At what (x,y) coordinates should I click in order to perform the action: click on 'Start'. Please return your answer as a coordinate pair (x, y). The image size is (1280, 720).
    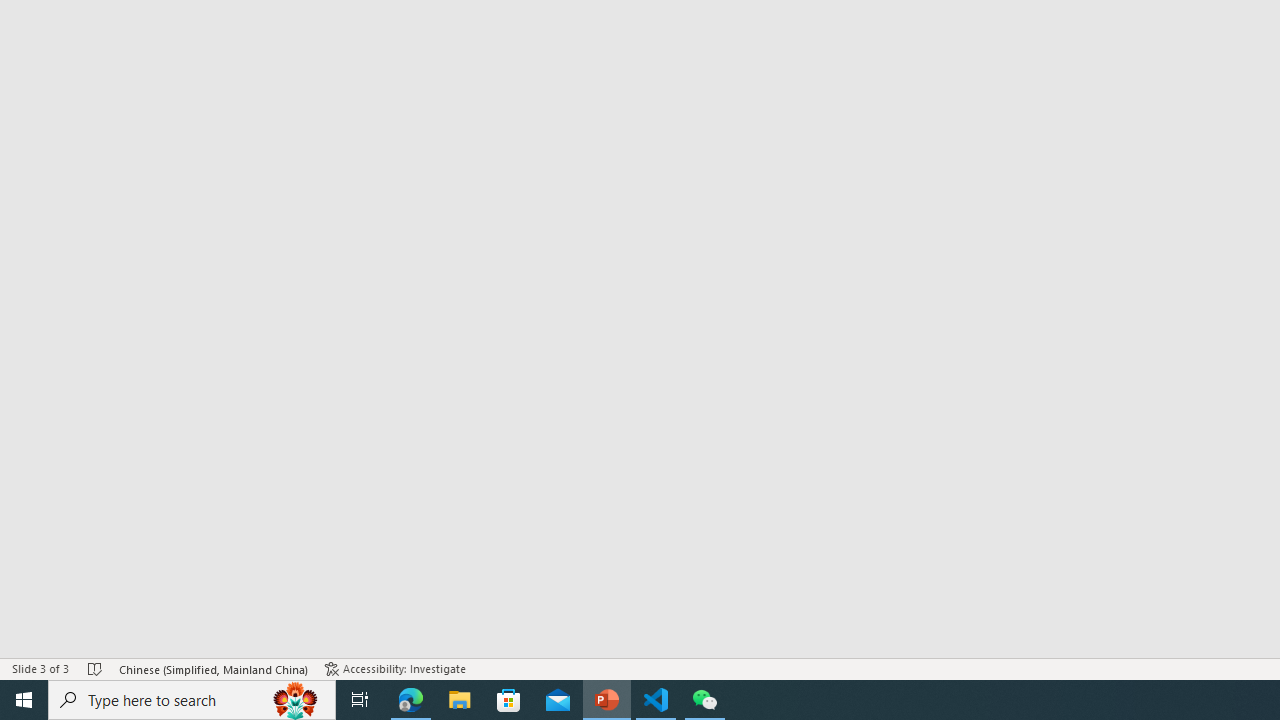
    Looking at the image, I should click on (24, 698).